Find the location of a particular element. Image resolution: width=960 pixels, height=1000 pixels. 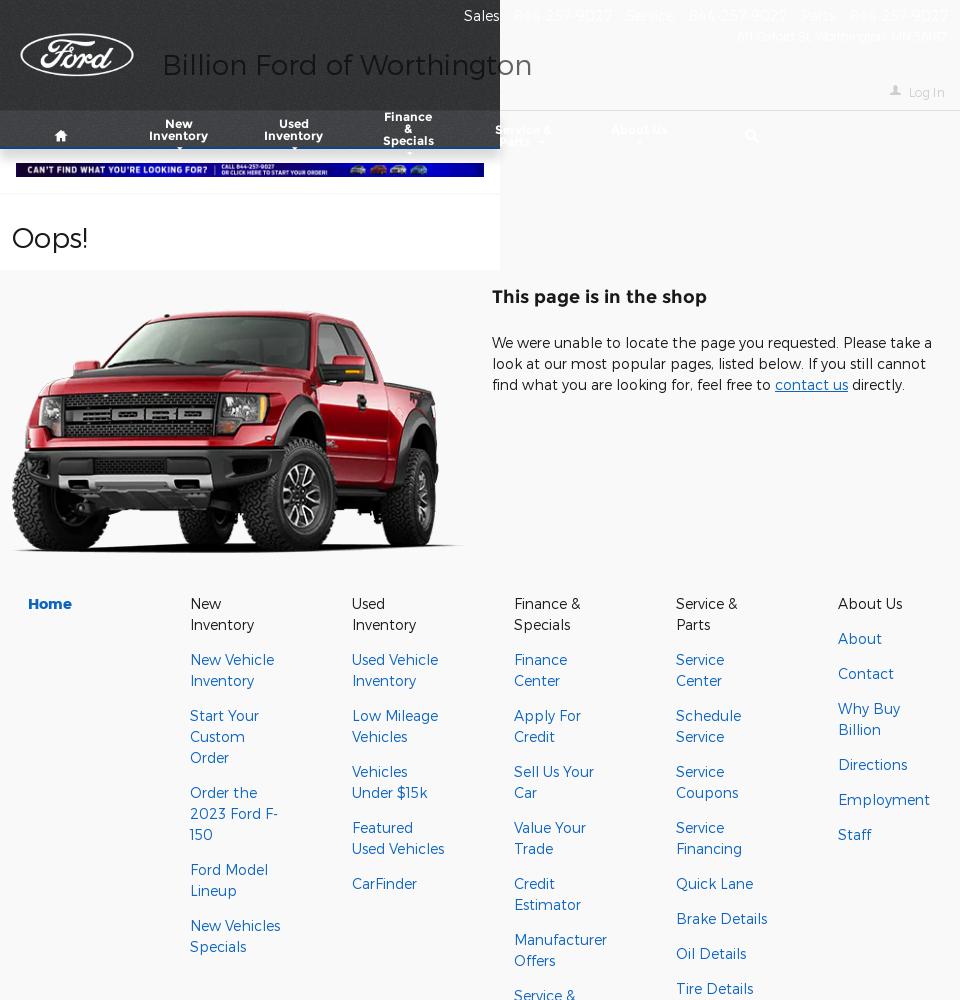

'Contact' is located at coordinates (865, 673).